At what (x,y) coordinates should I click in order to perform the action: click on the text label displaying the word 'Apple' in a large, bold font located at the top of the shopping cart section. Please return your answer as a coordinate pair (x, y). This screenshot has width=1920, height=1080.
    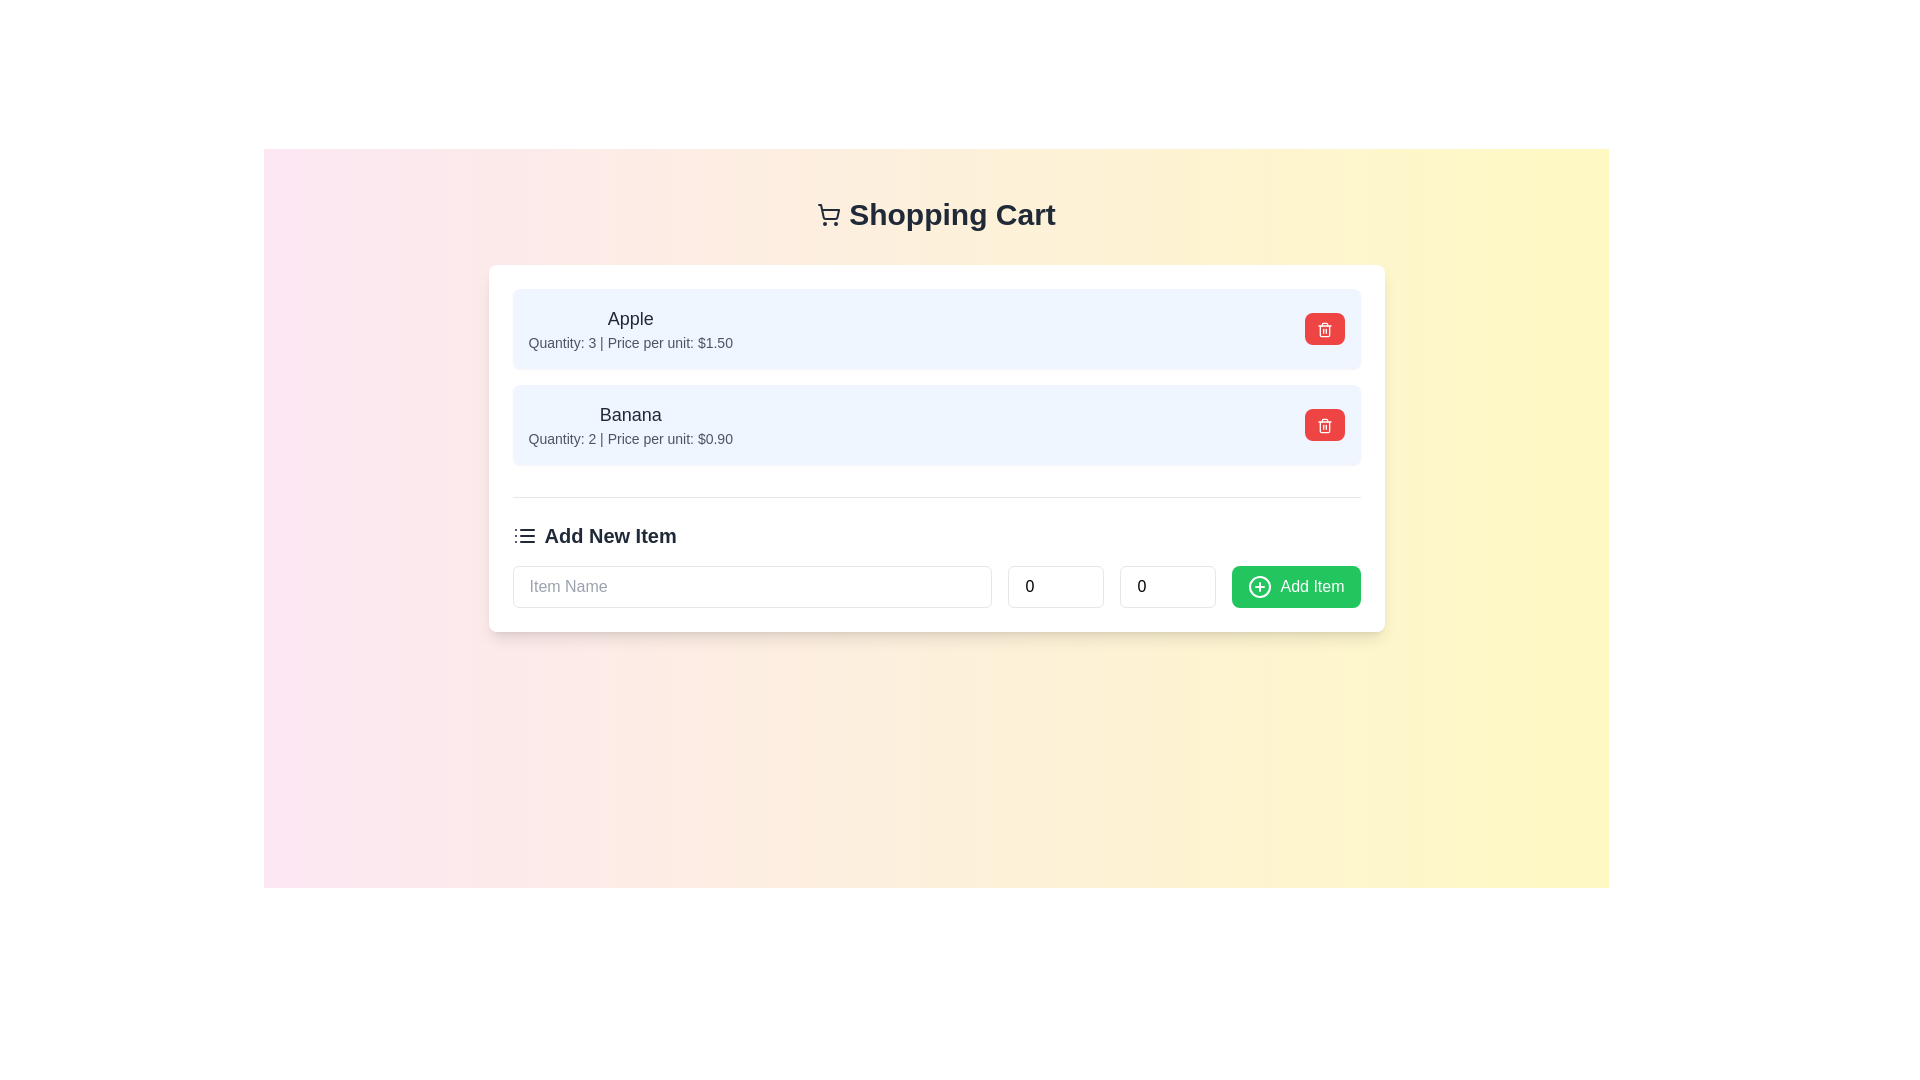
    Looking at the image, I should click on (629, 318).